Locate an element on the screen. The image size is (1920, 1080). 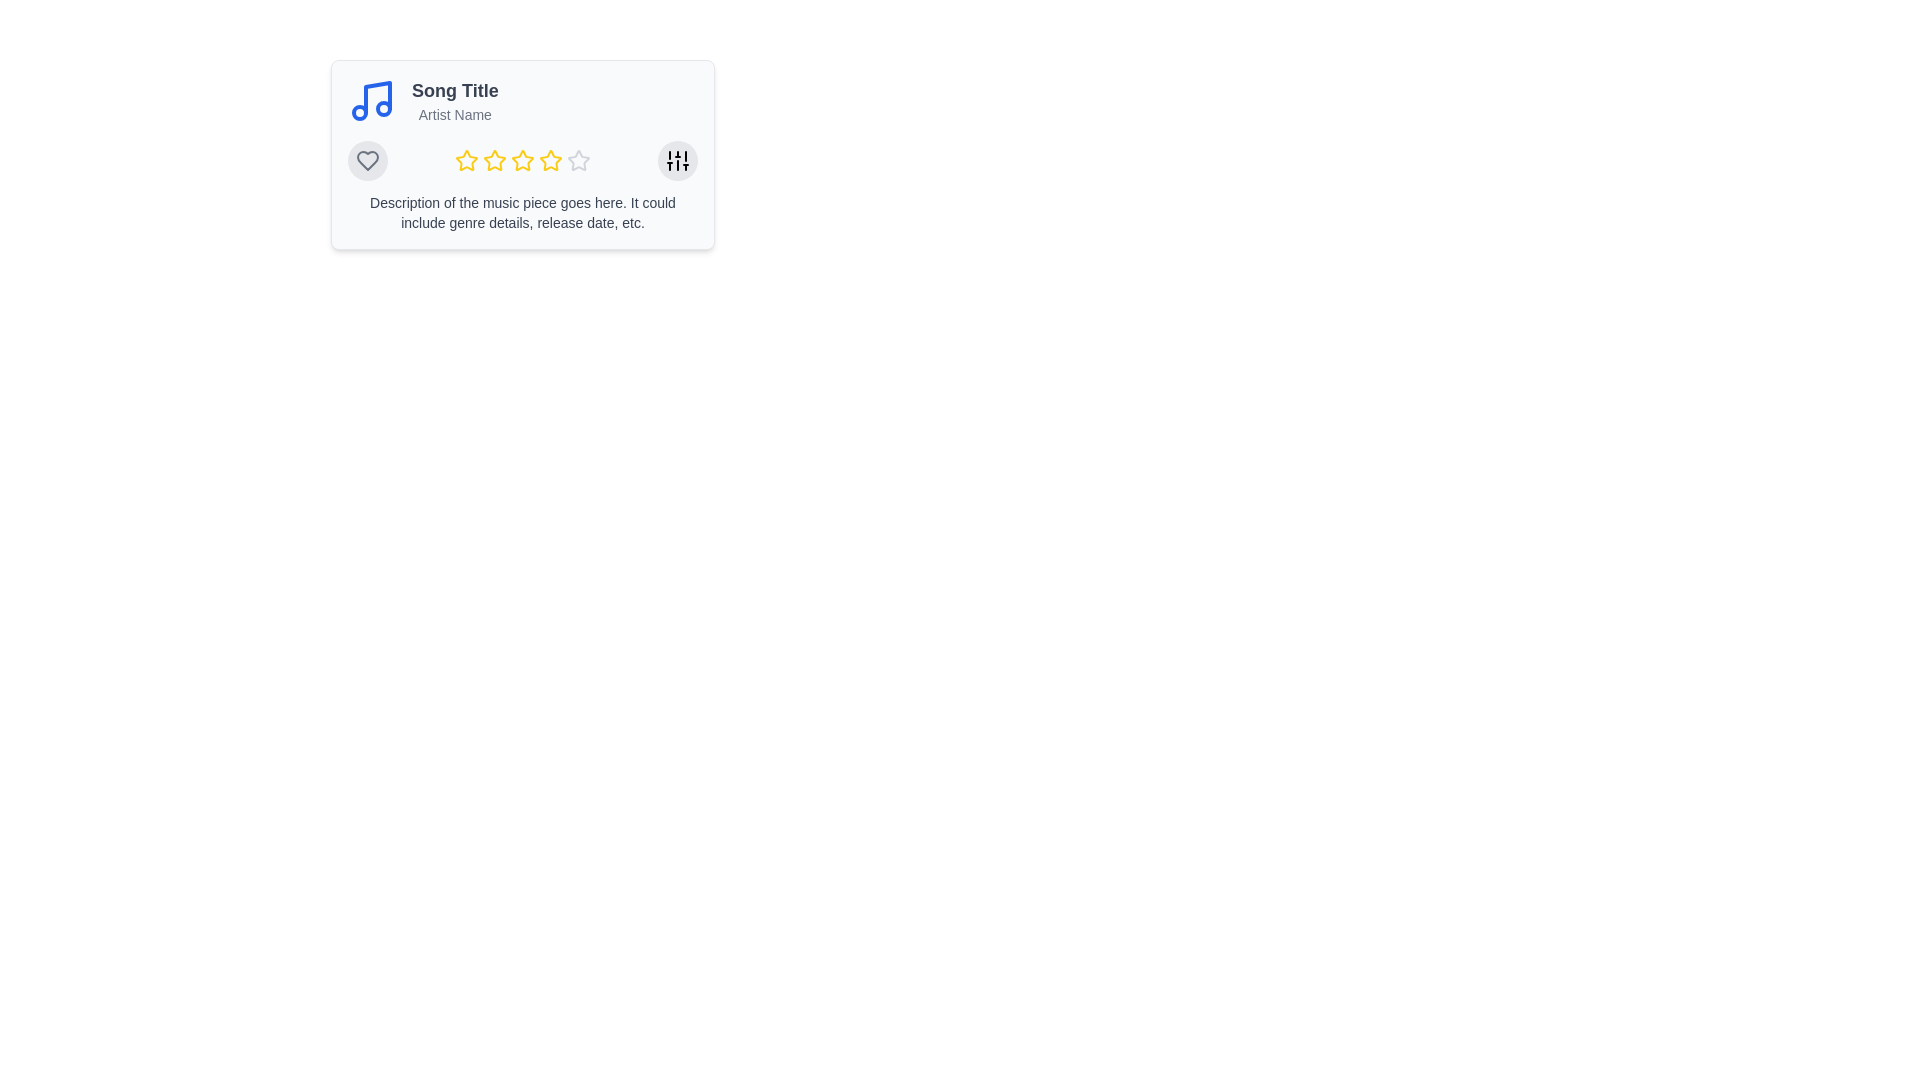
the fifth star rating icon, which is a star-shaped icon with a light gray outline and a transparent fill, to provide visual feedback on interaction intent is located at coordinates (578, 160).